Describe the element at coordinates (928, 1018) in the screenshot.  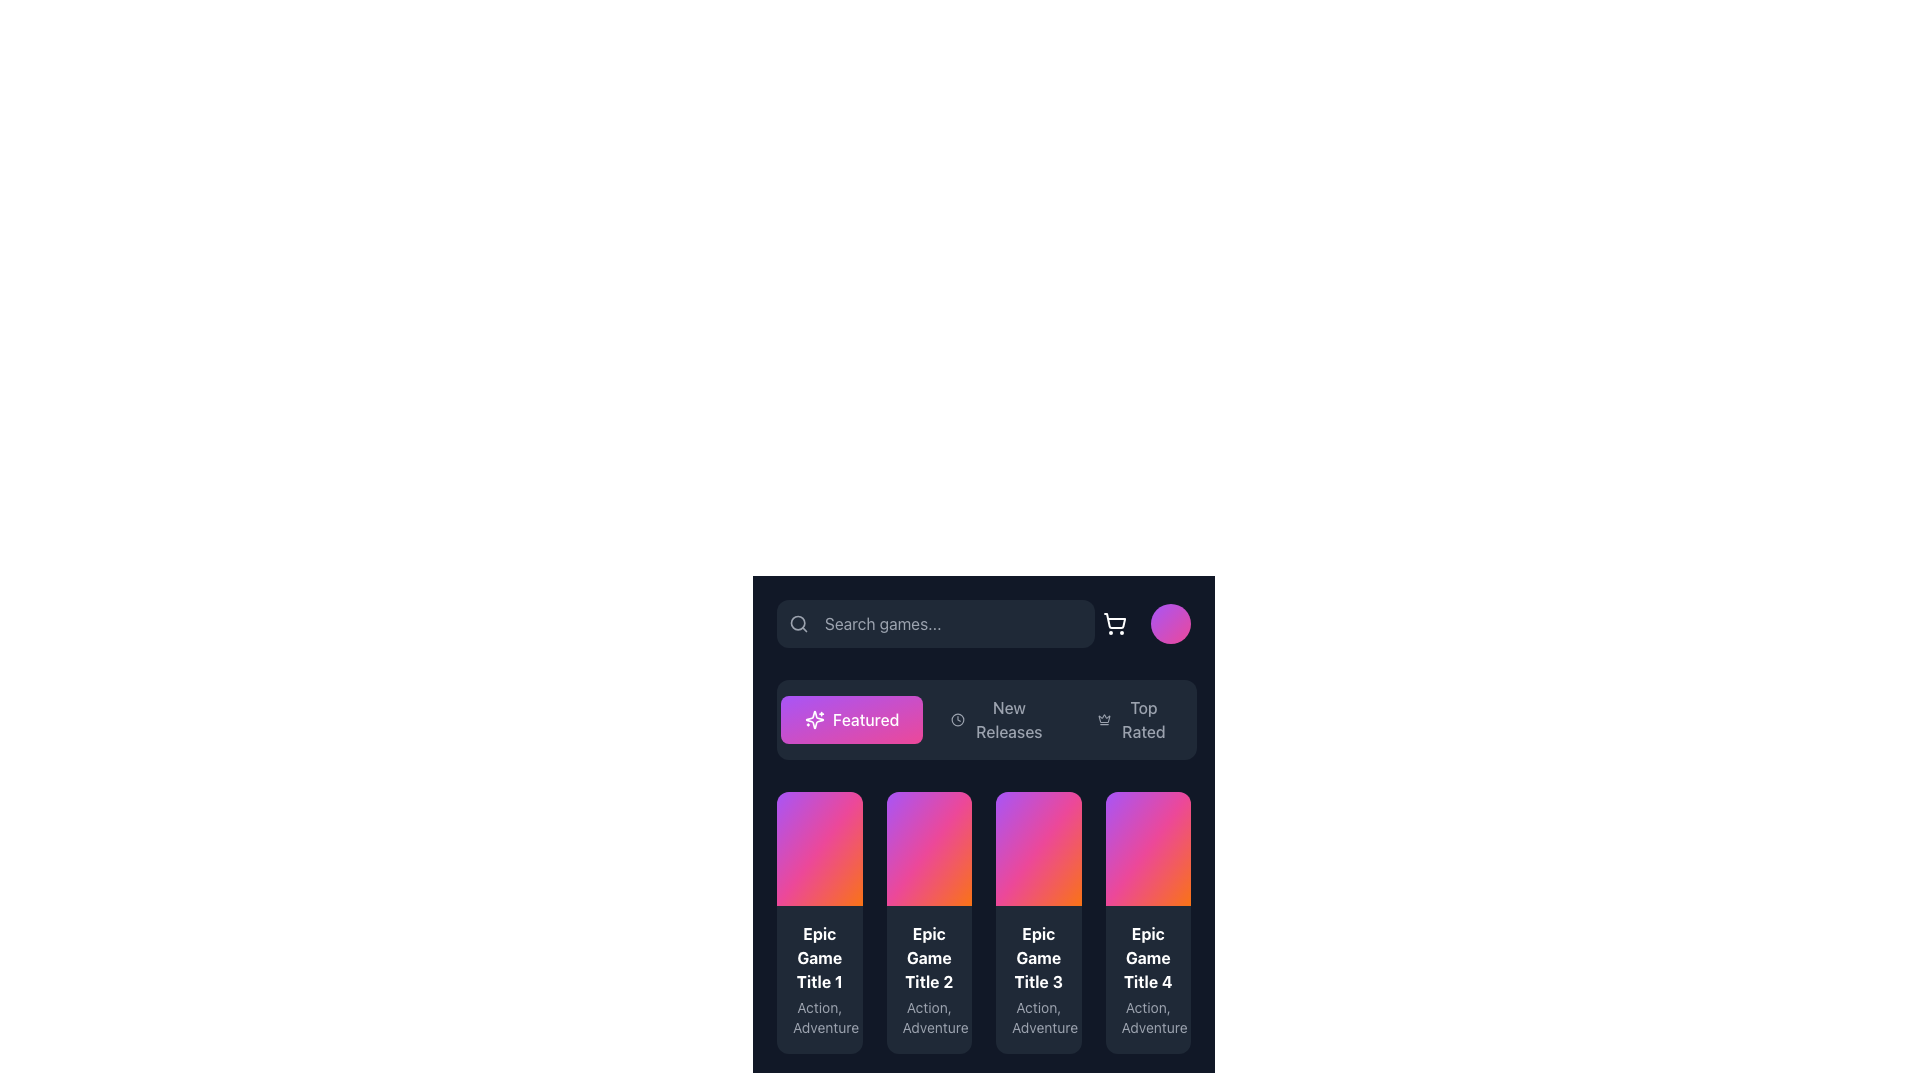
I see `the descriptive text label displaying 'Action, Adventure' located below the title 'Epic Game Title 2' in the second card of the horizontally aligned list under the 'Featured' tab` at that location.